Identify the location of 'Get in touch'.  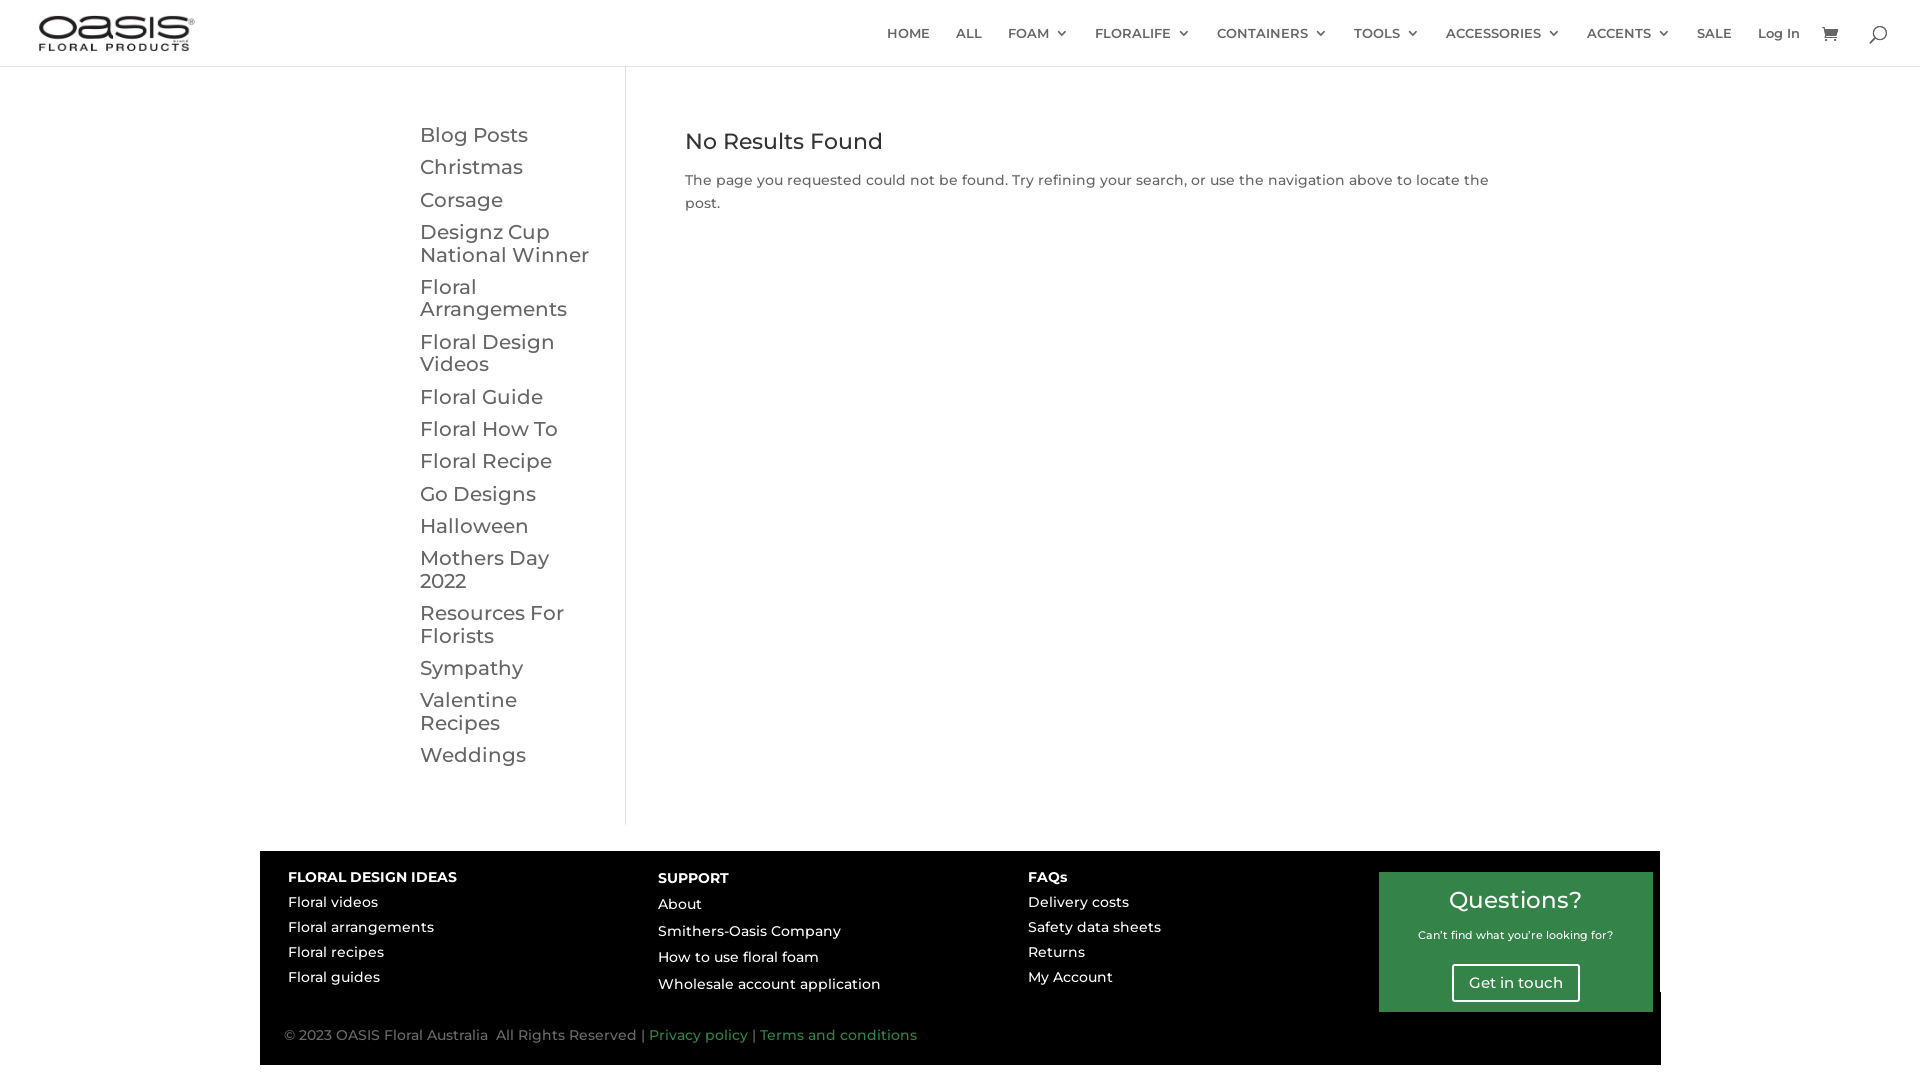
(1516, 982).